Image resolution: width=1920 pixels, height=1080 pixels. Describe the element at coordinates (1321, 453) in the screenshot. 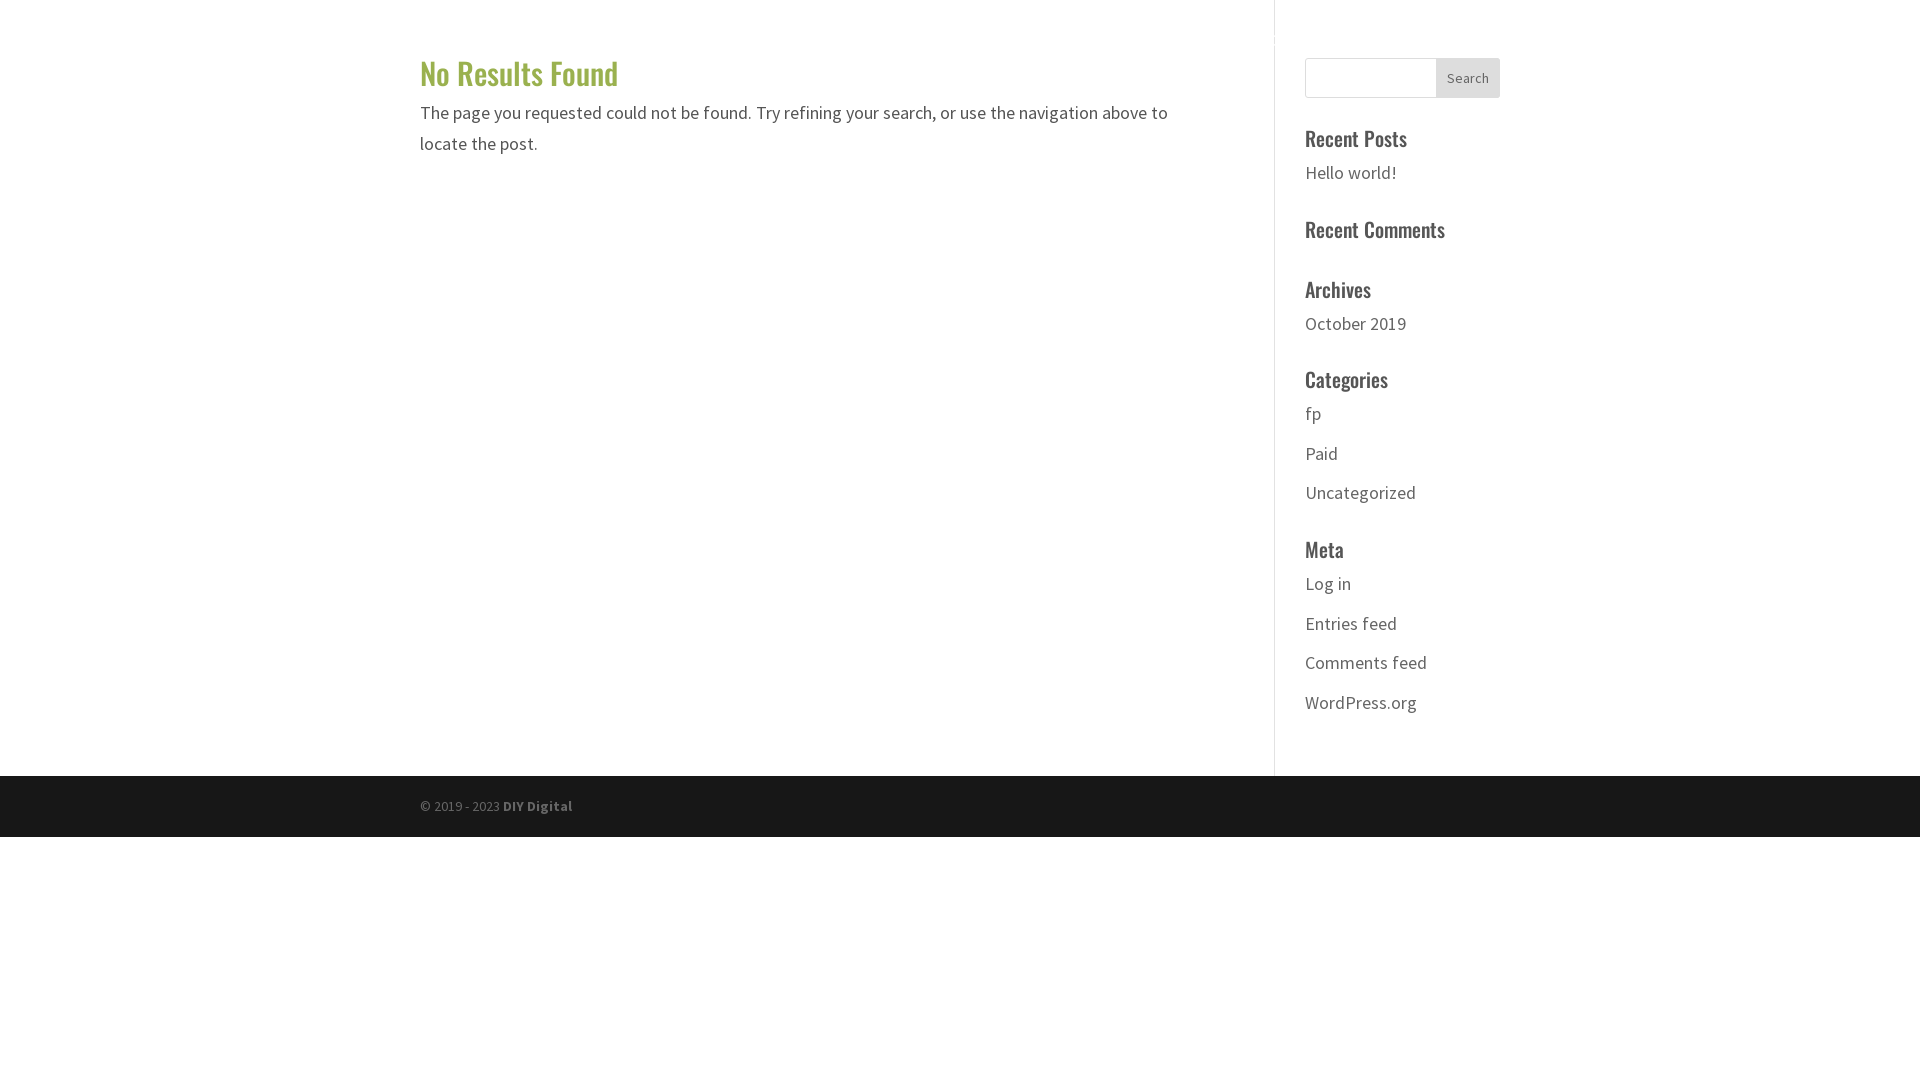

I see `'Paid'` at that location.